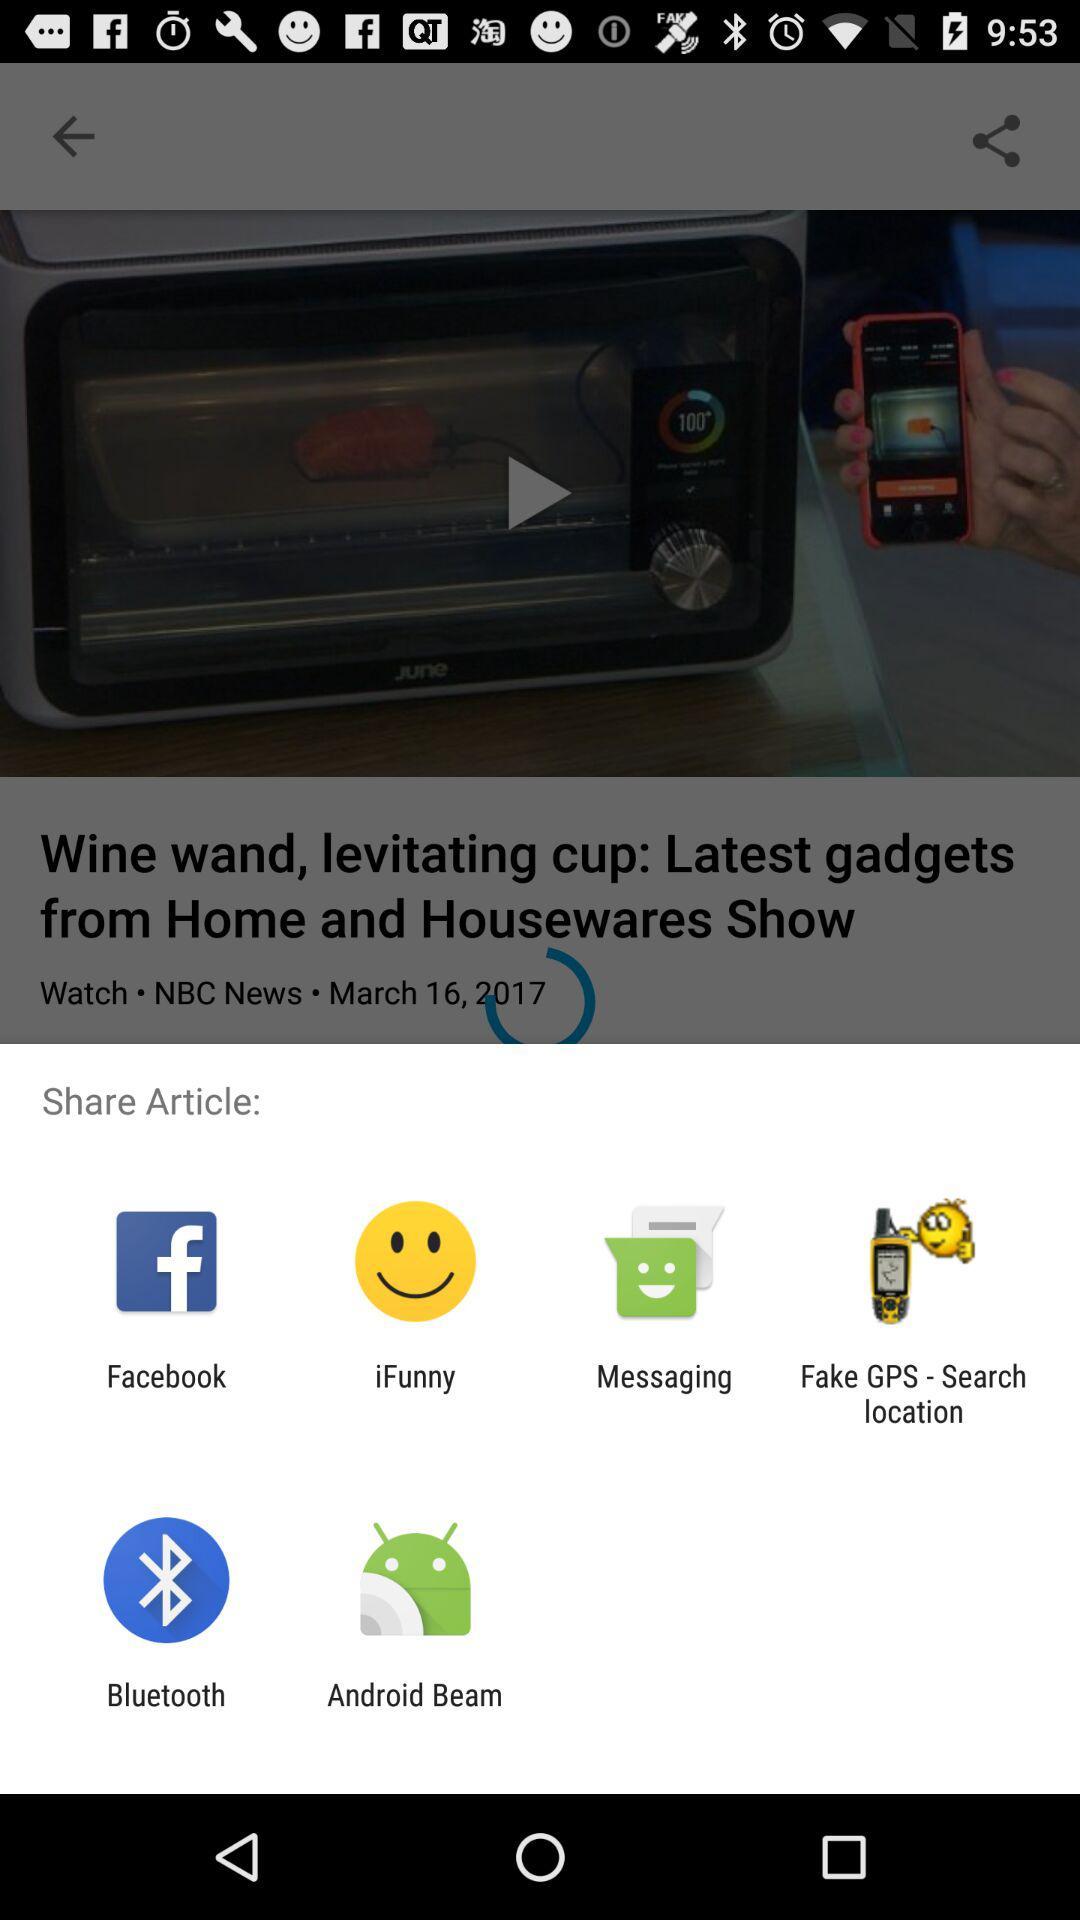  What do you see at coordinates (165, 1711) in the screenshot?
I see `app to the left of android beam app` at bounding box center [165, 1711].